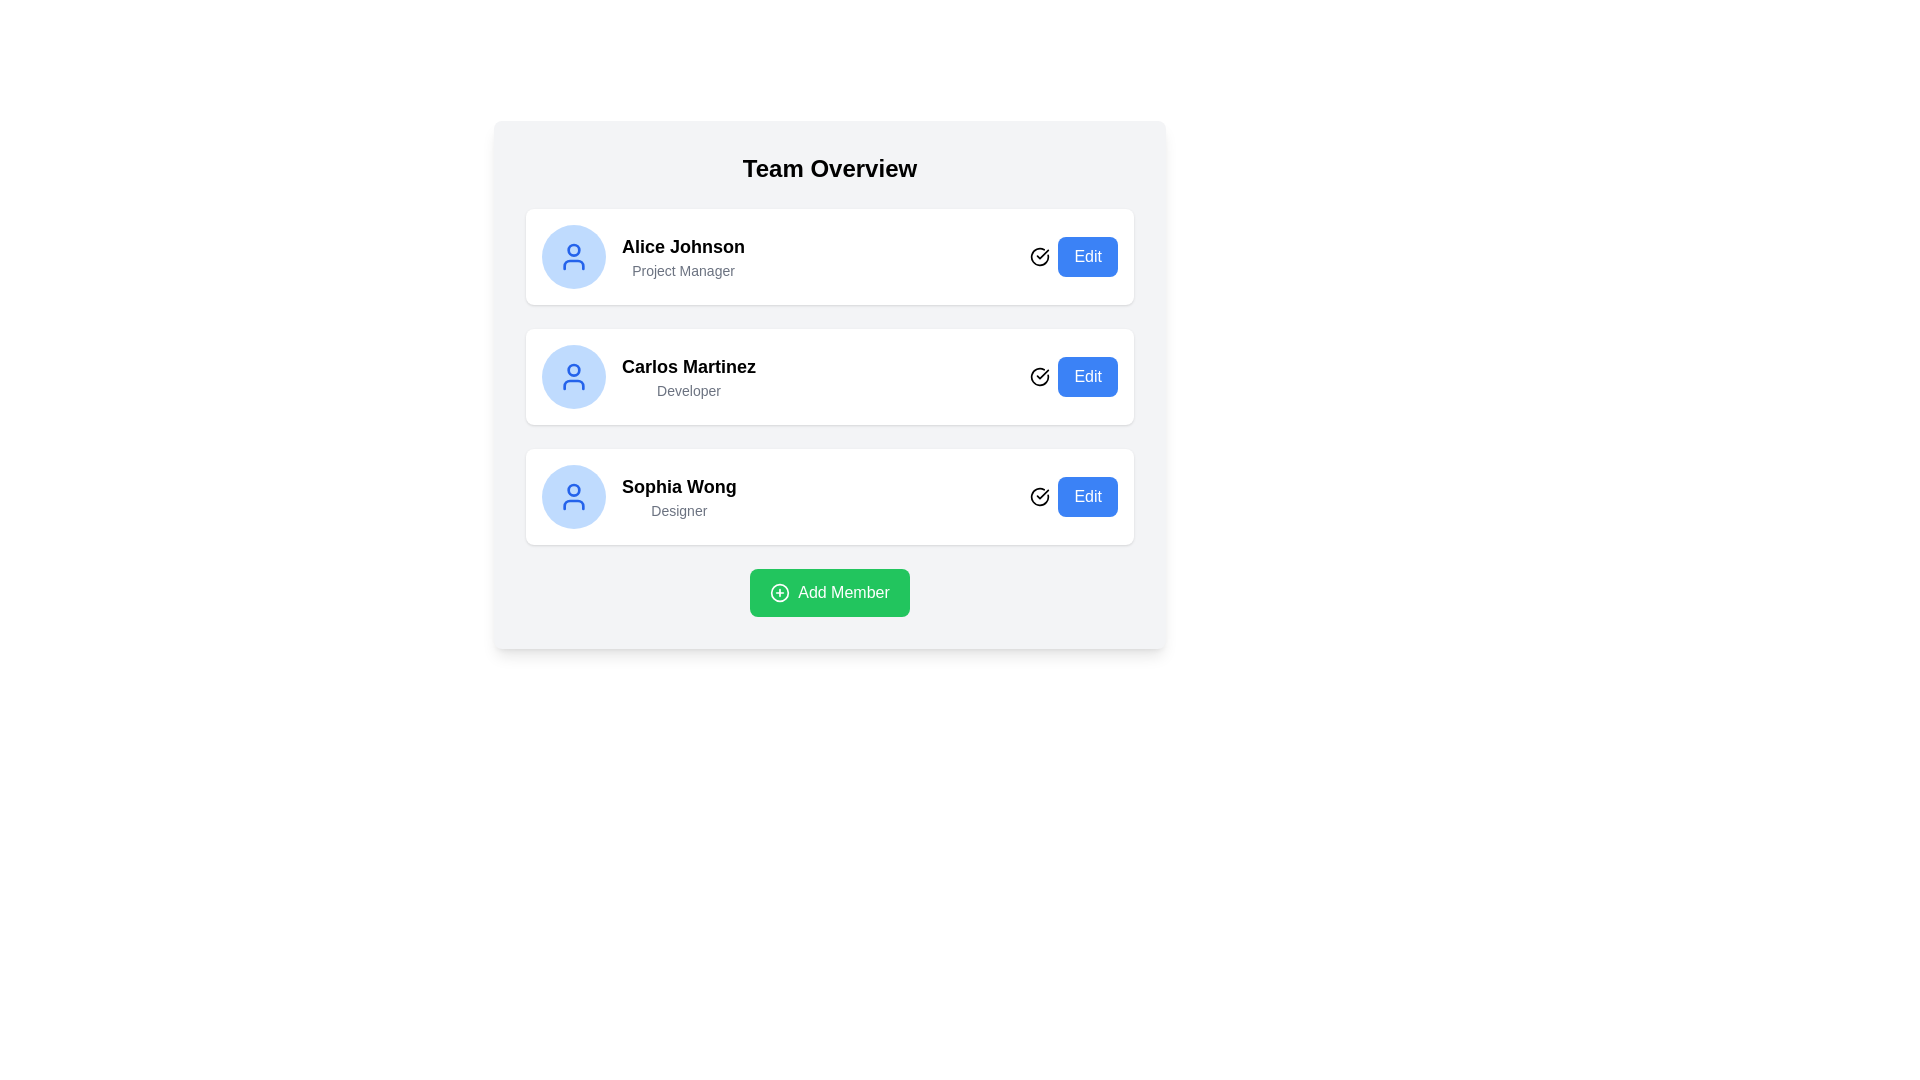 The height and width of the screenshot is (1080, 1920). I want to click on the user avatar image representing 'Sophia Wong' located on the left side of the section, so click(573, 496).